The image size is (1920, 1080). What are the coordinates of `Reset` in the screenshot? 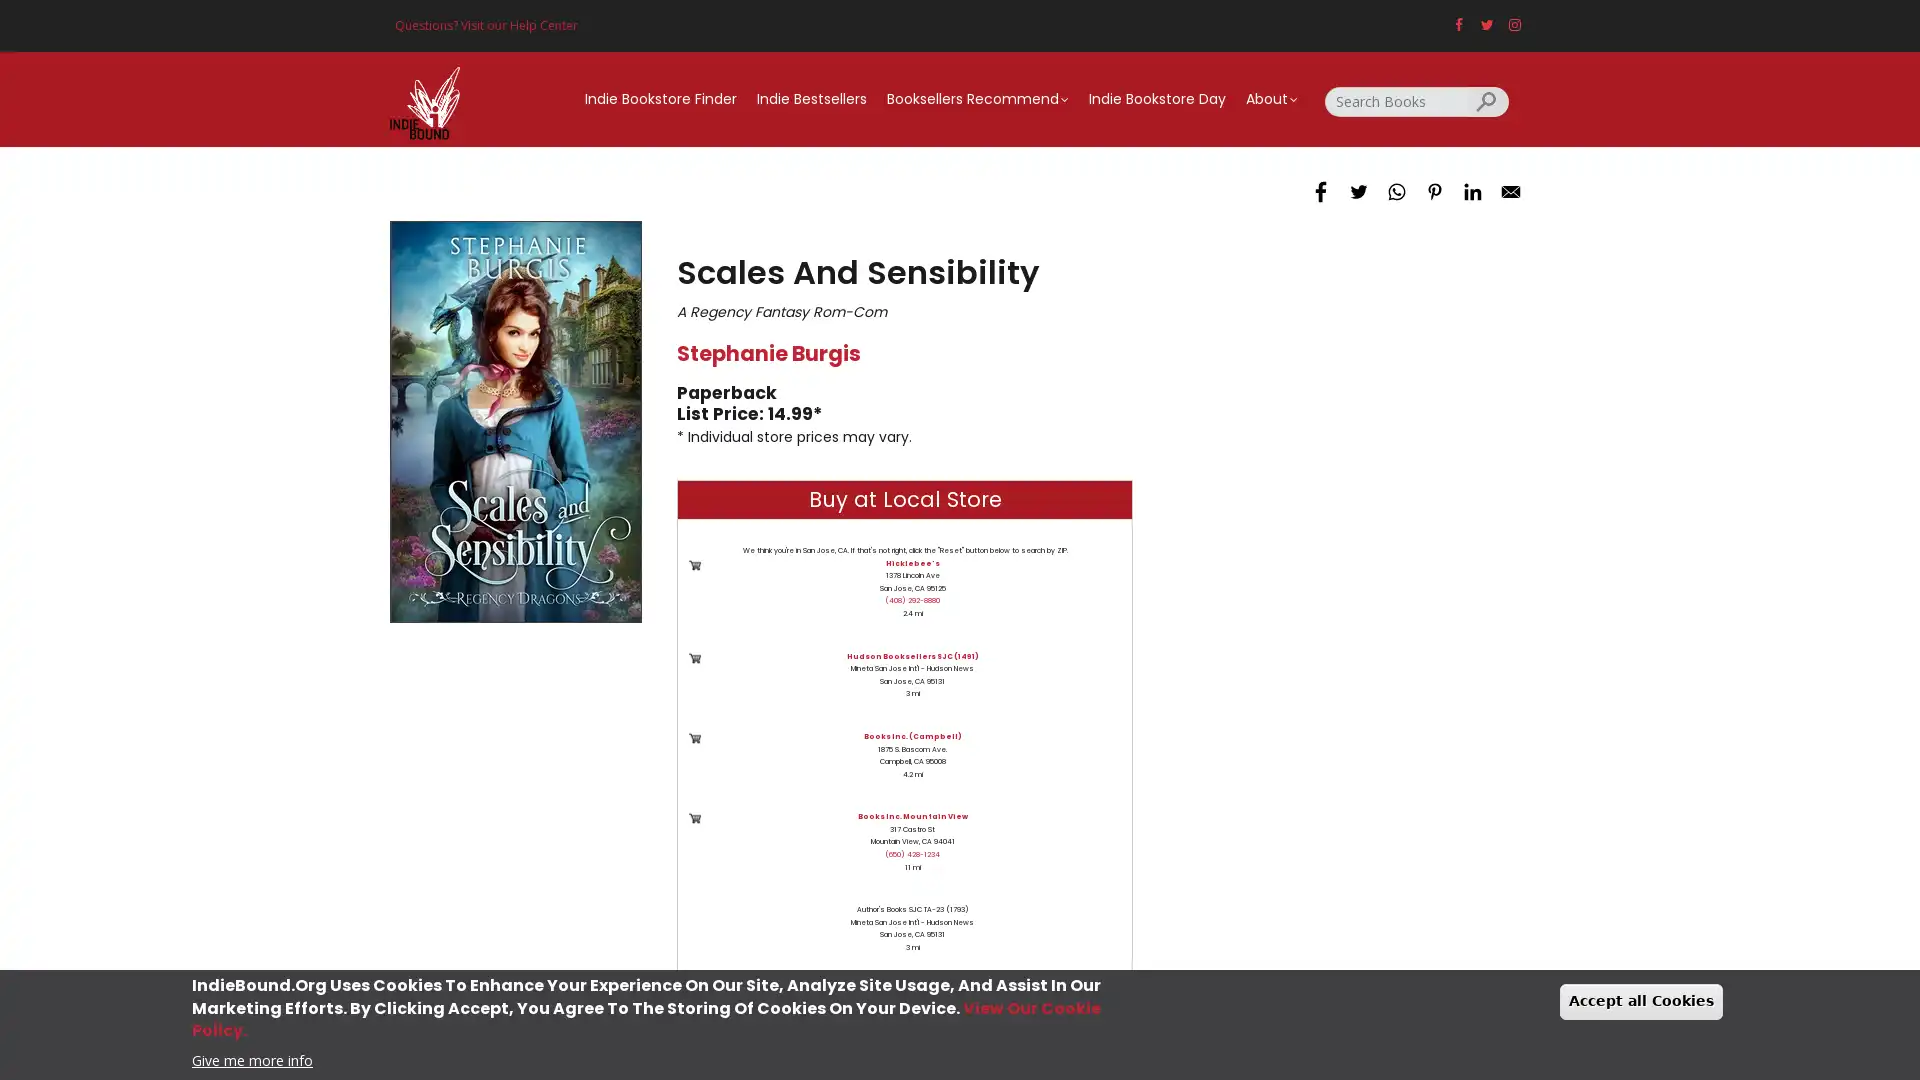 It's located at (836, 1009).